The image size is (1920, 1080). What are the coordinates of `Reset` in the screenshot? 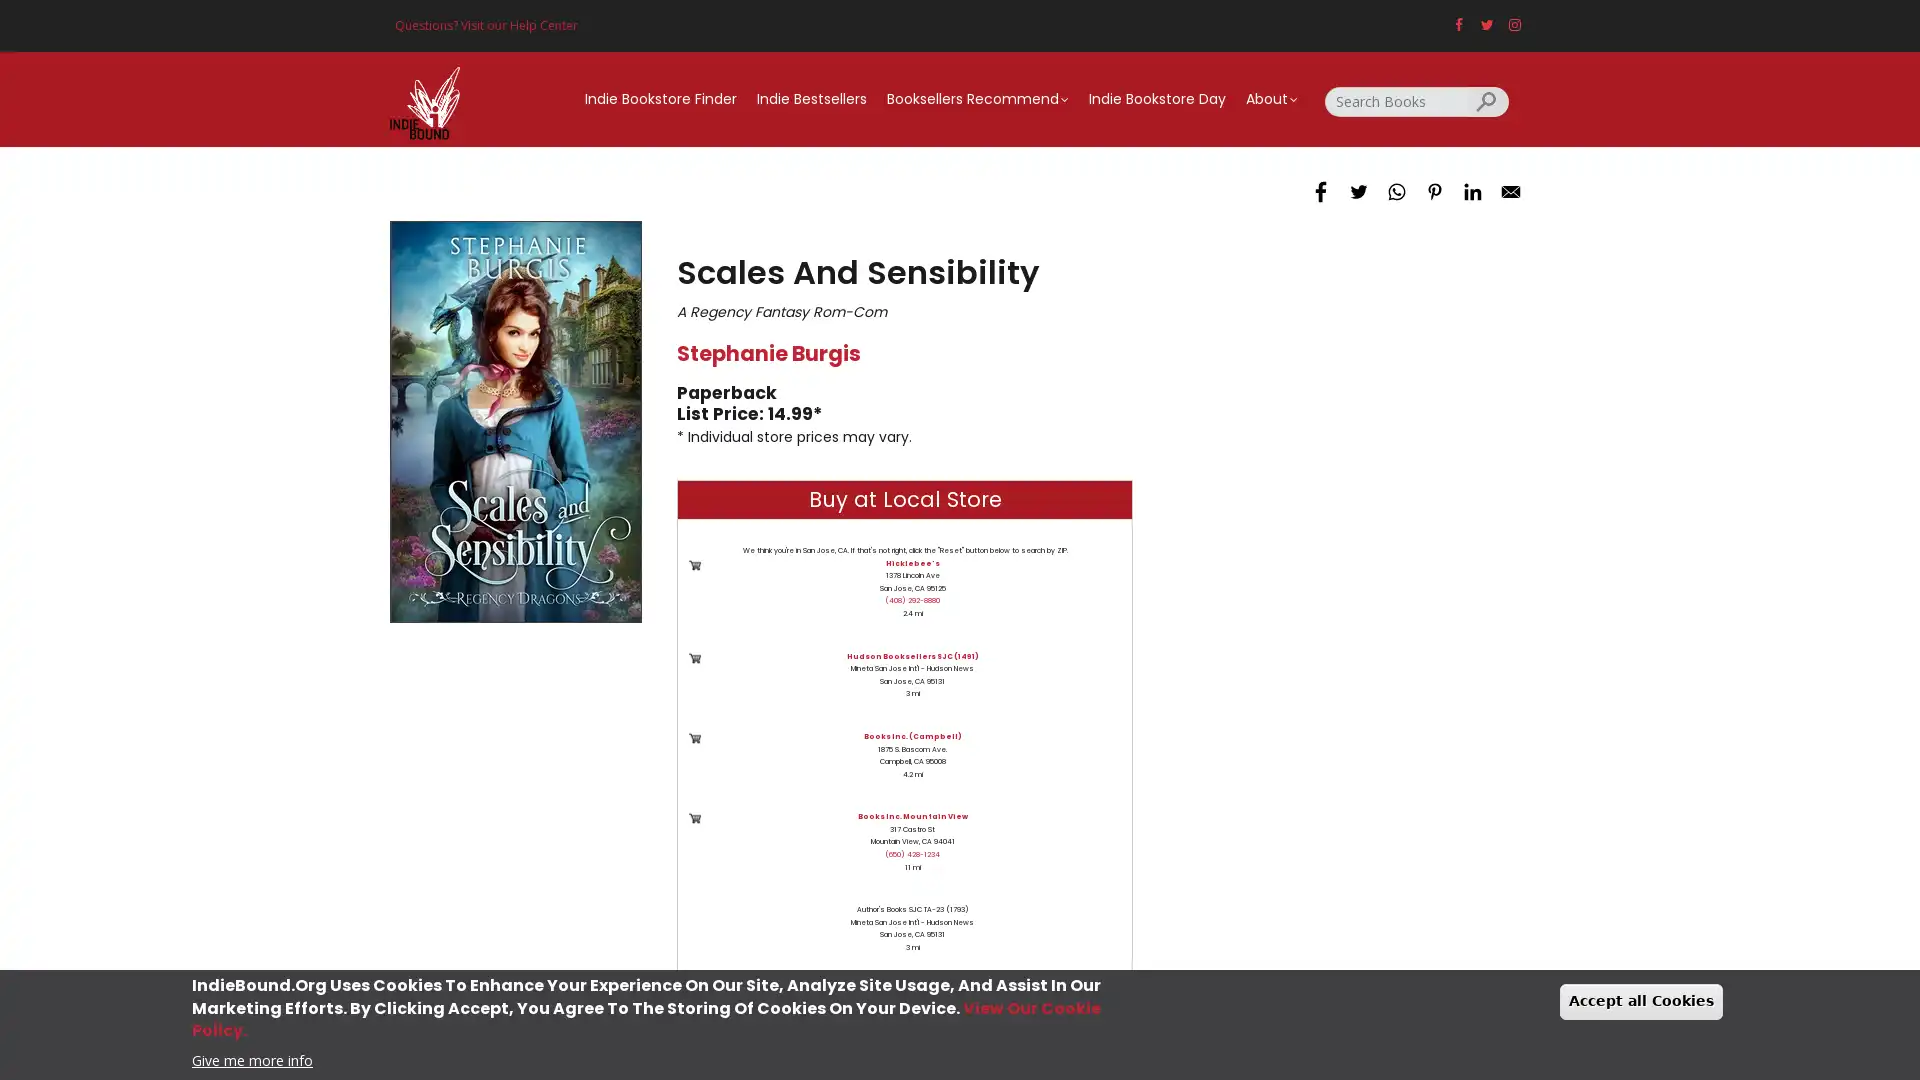 It's located at (836, 1009).